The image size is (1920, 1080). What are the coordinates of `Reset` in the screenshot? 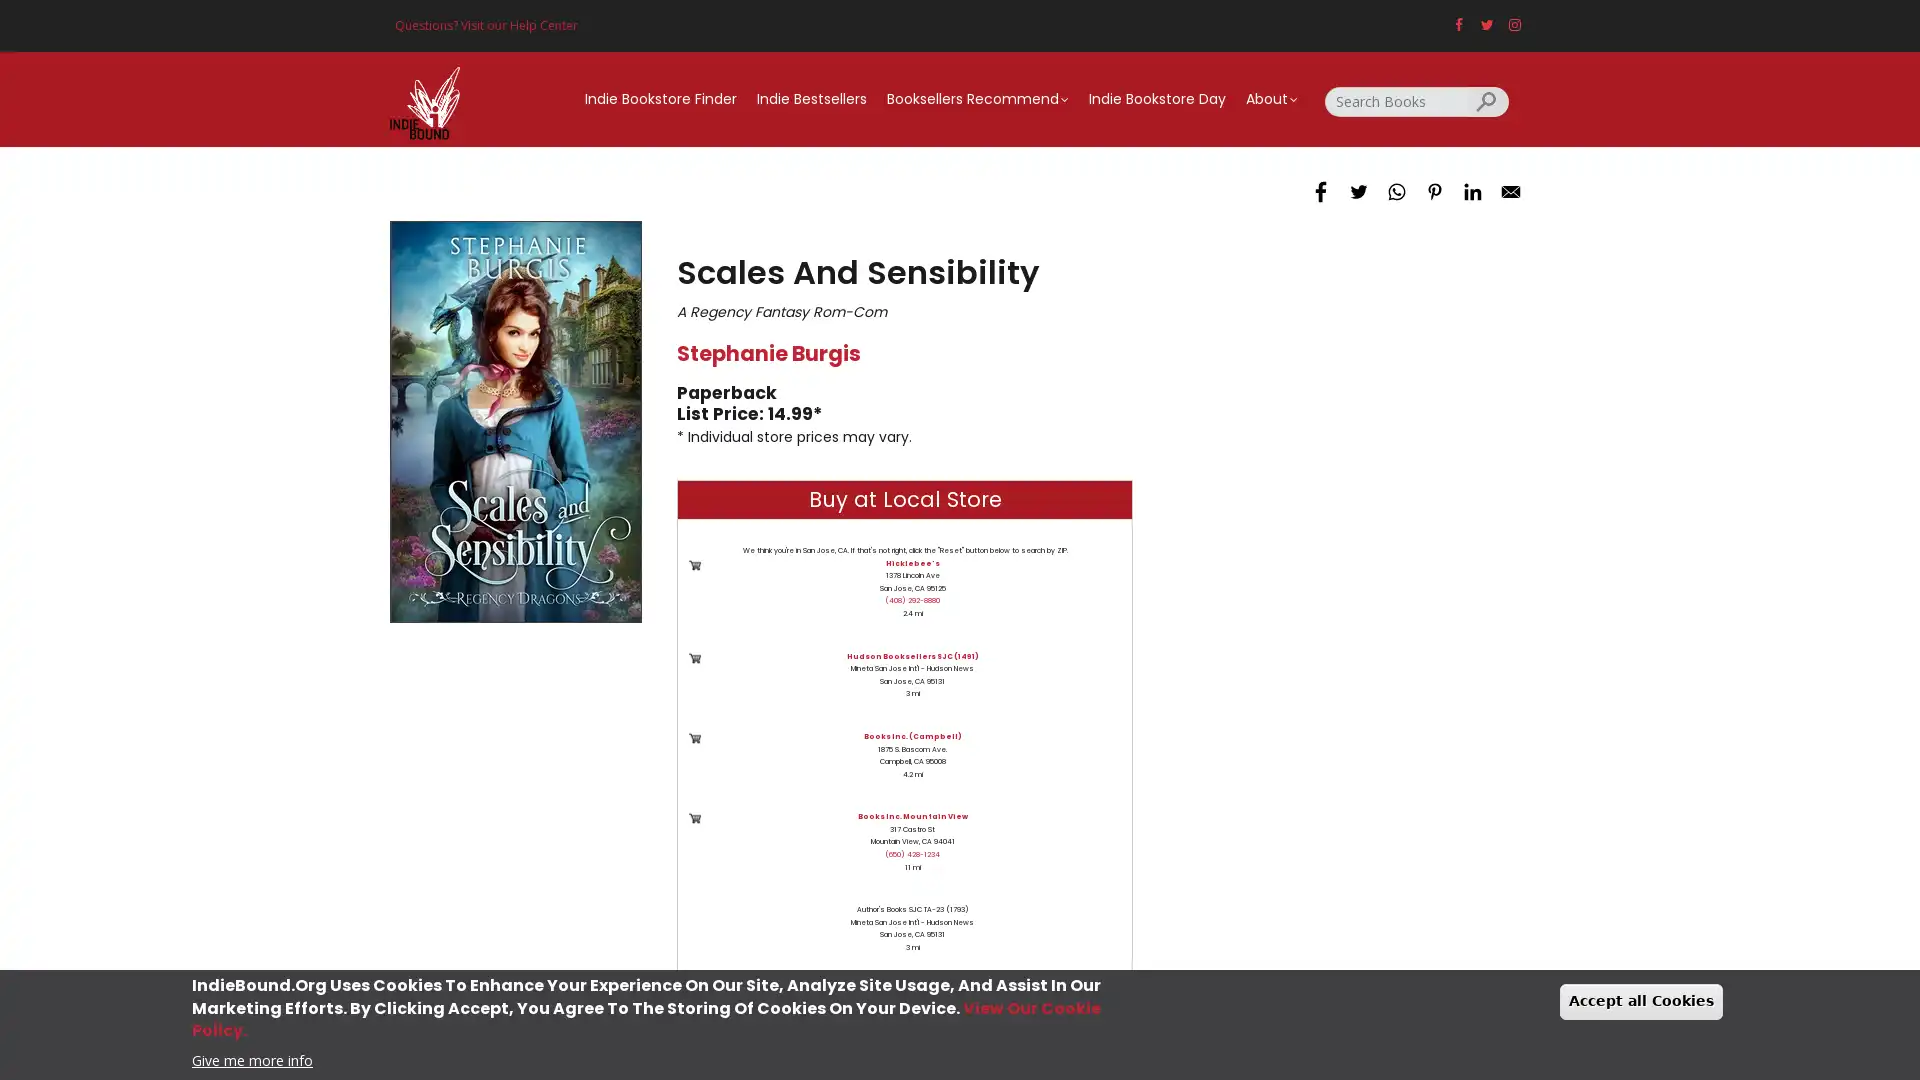 It's located at (836, 1009).